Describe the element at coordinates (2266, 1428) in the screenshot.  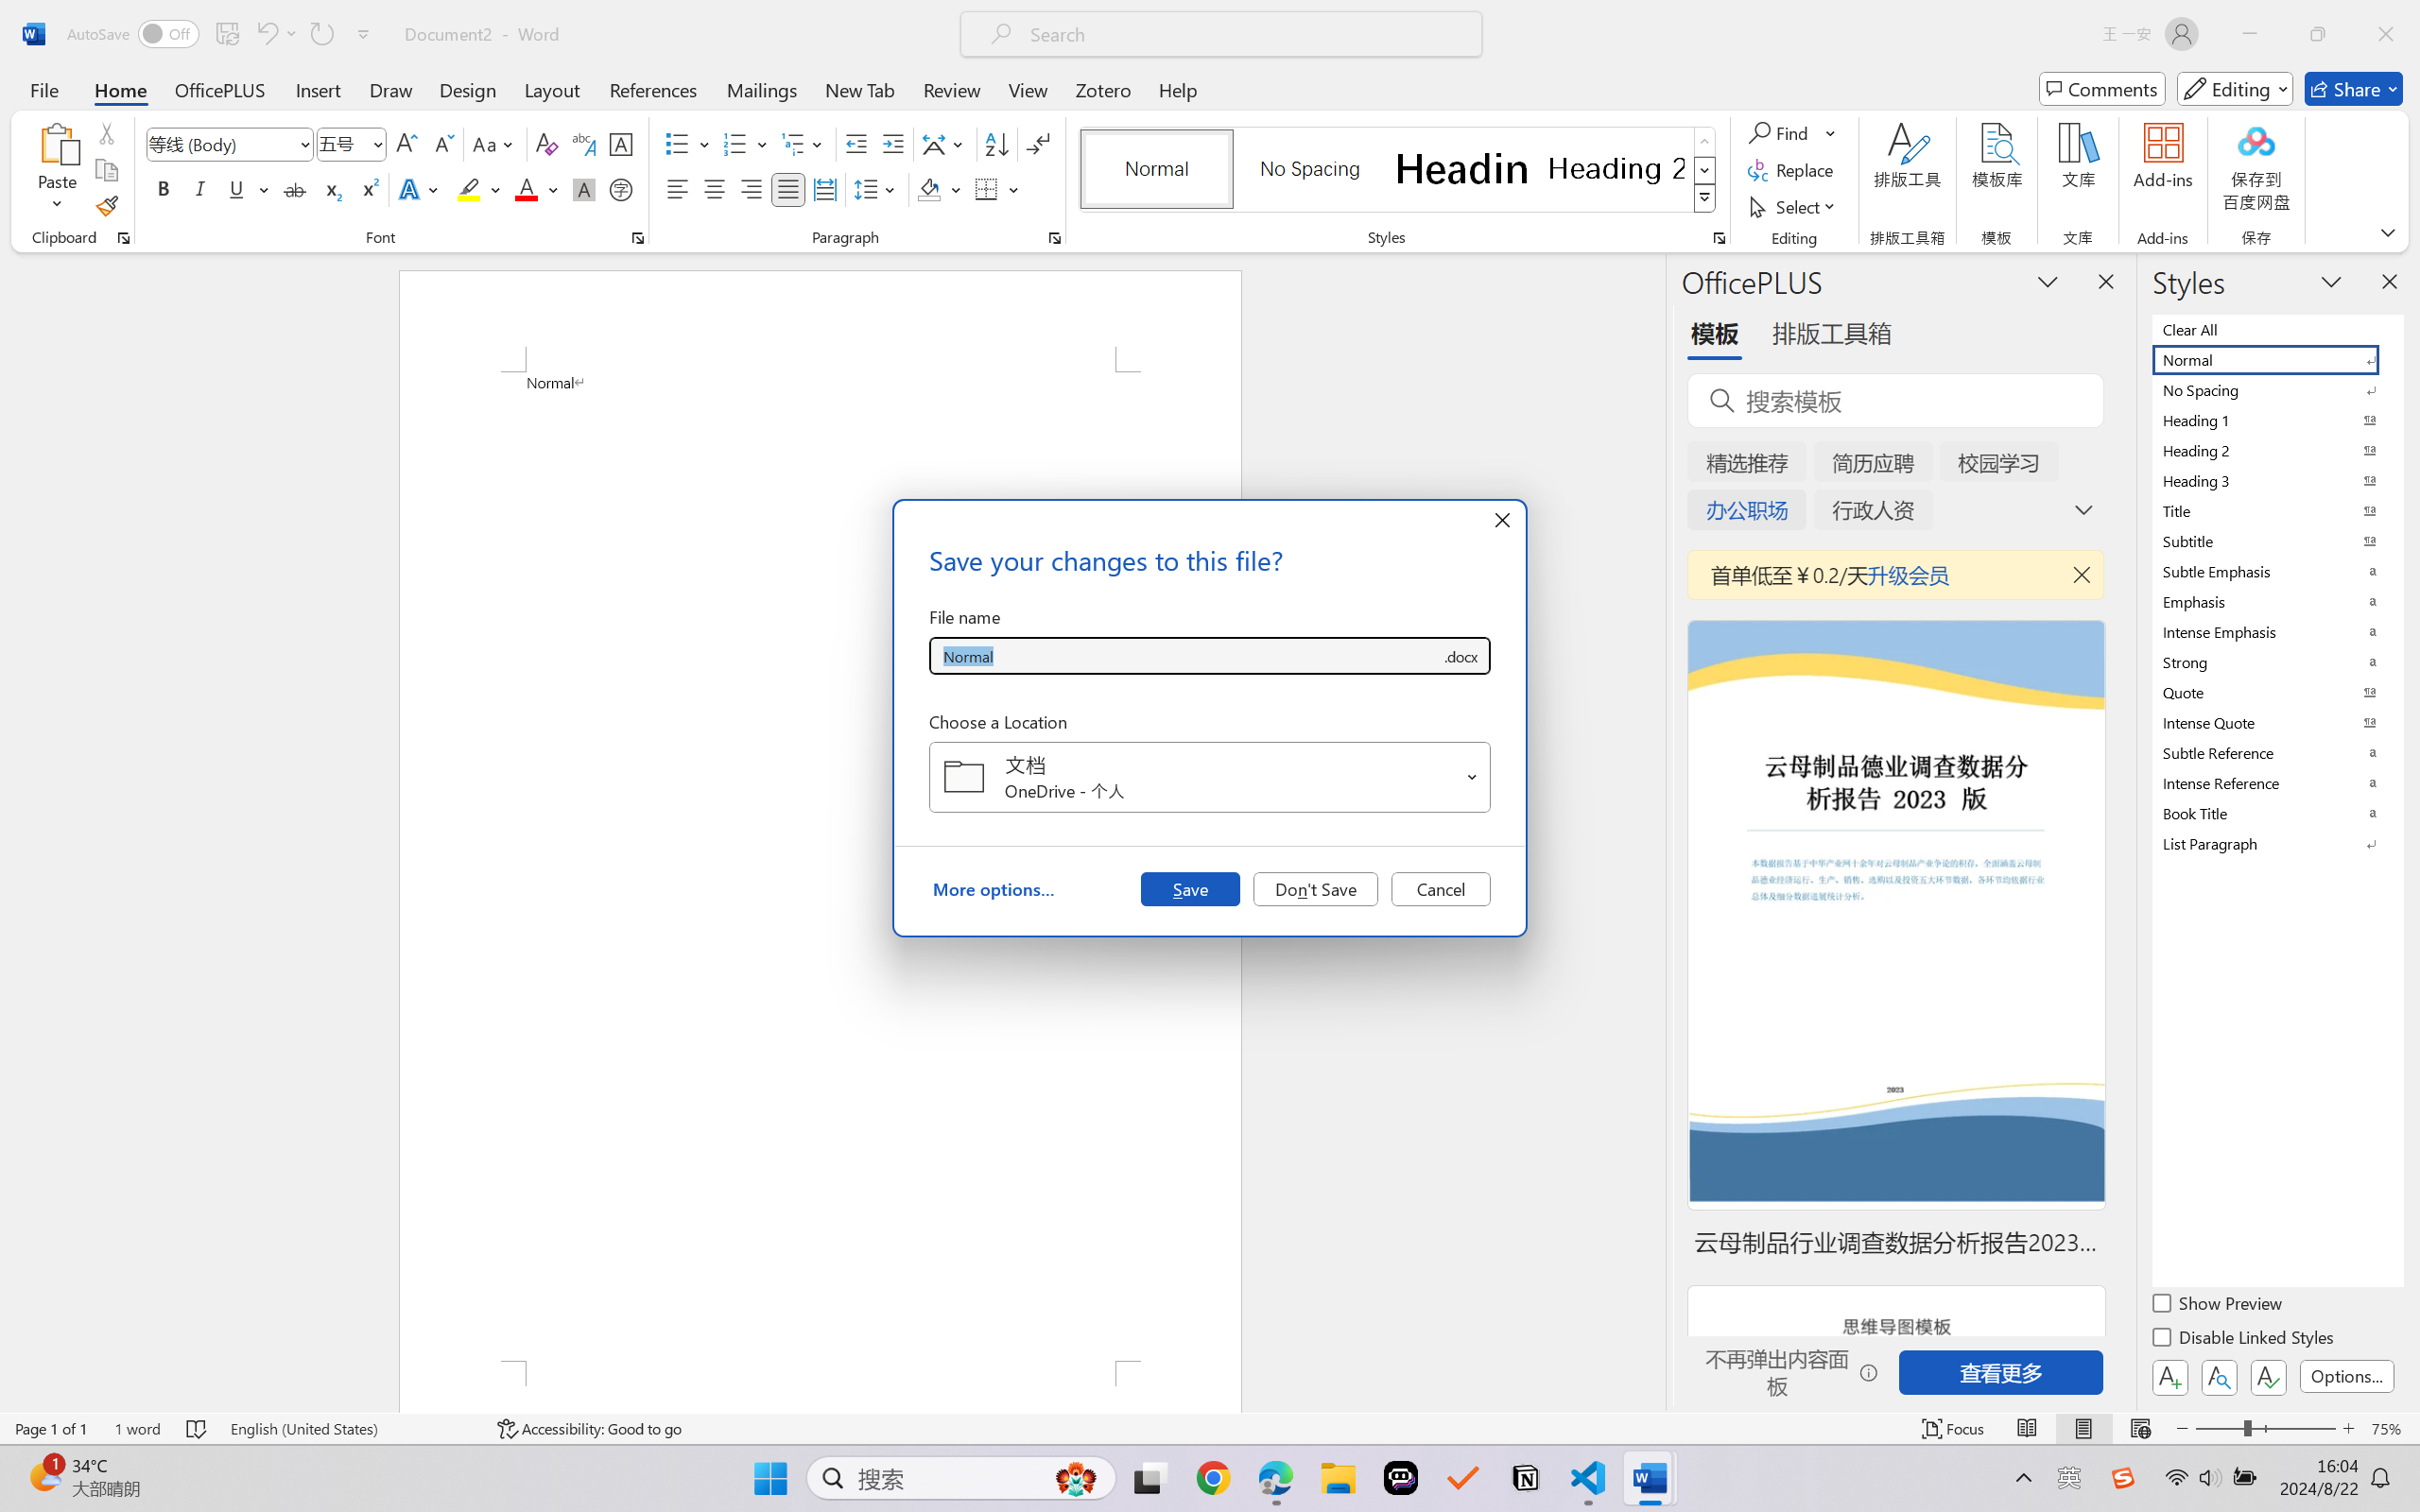
I see `'Zoom'` at that location.